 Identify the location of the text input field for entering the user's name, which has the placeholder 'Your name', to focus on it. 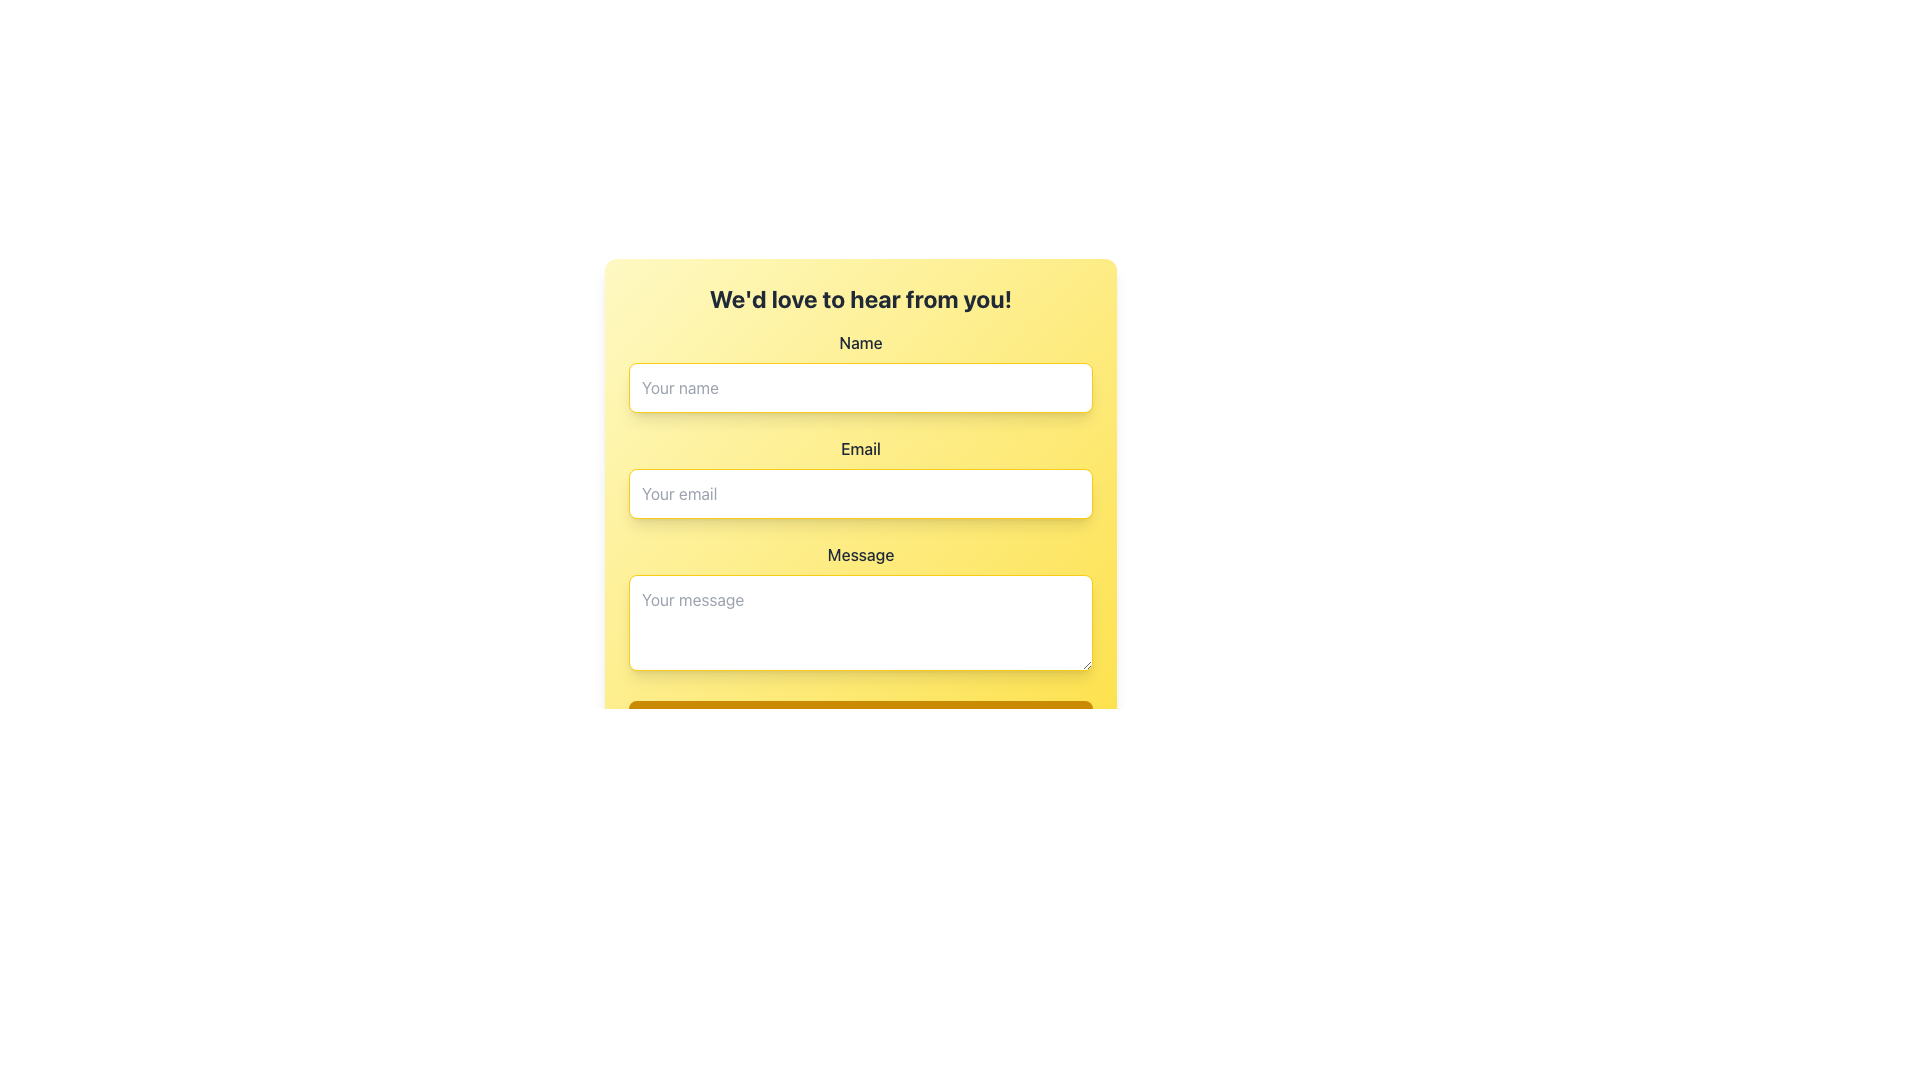
(860, 371).